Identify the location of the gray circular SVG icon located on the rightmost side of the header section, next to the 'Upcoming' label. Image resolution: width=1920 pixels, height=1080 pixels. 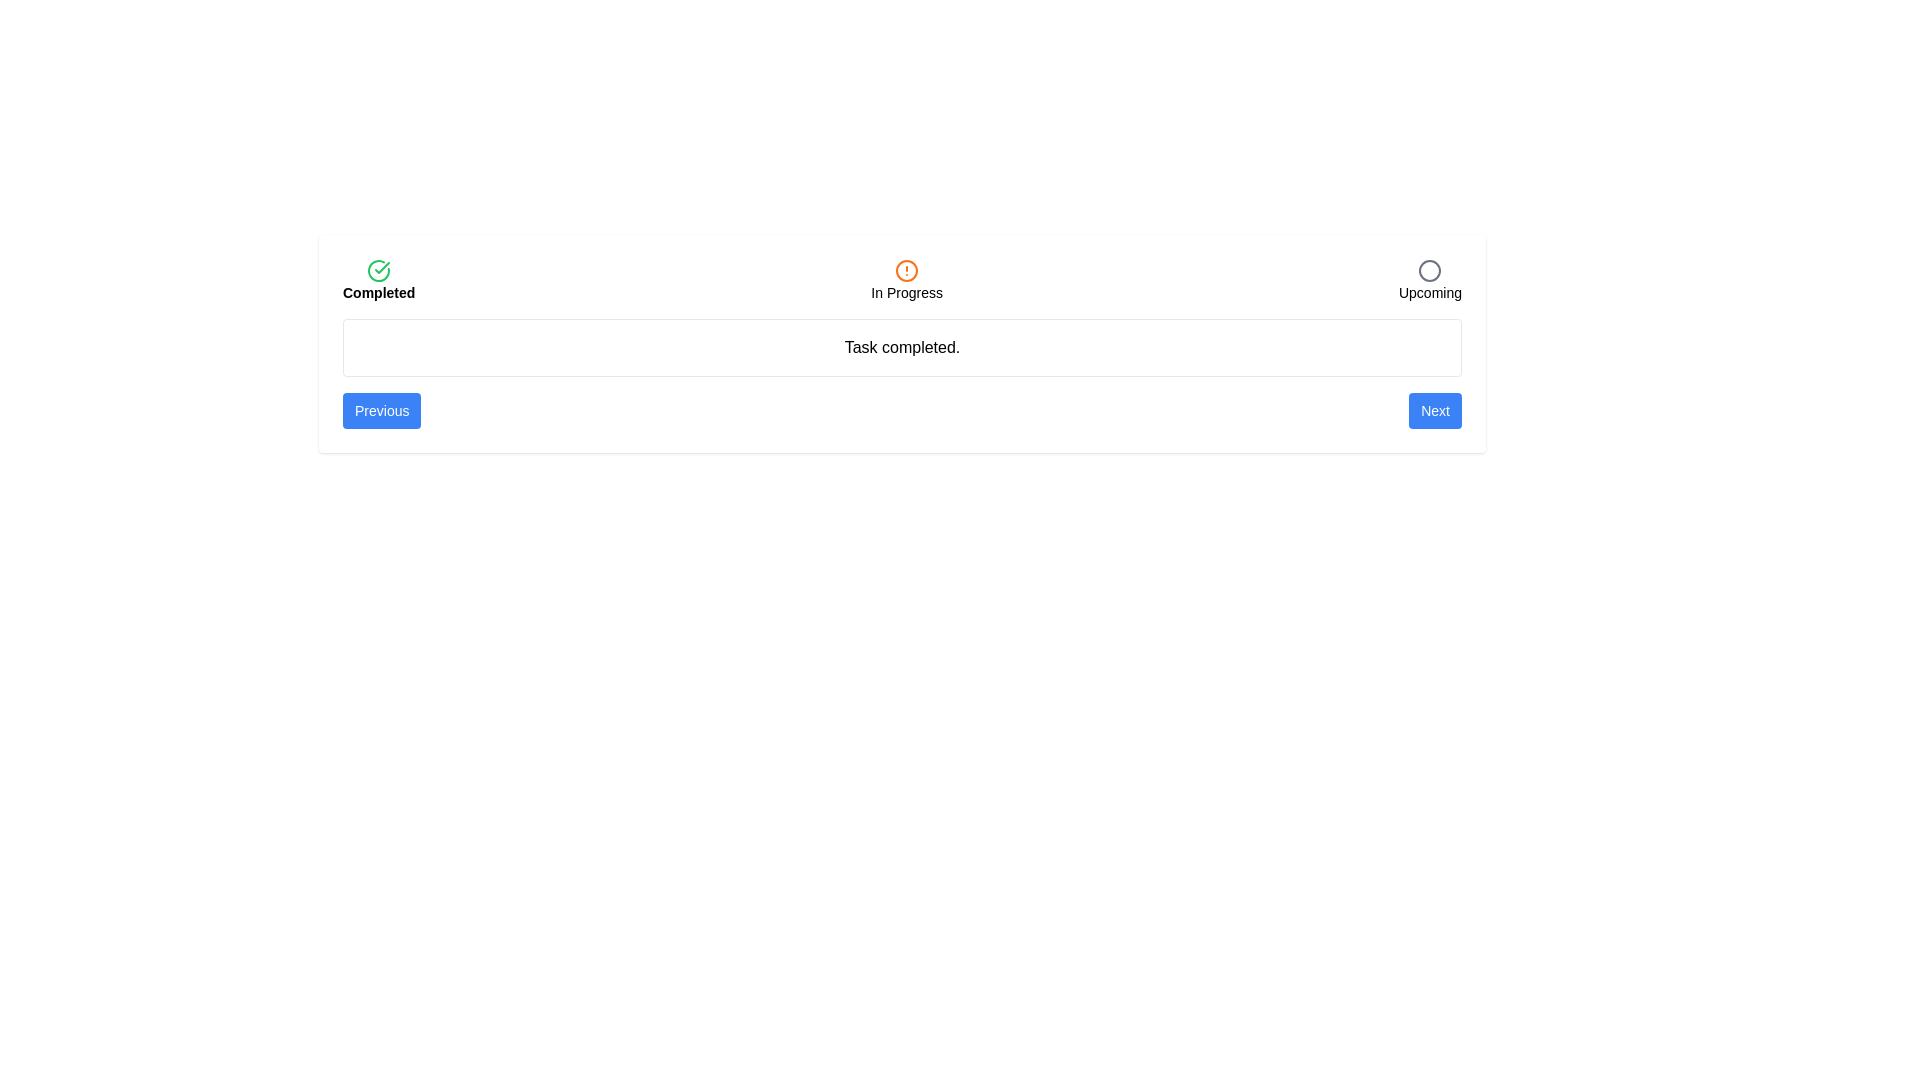
(1429, 270).